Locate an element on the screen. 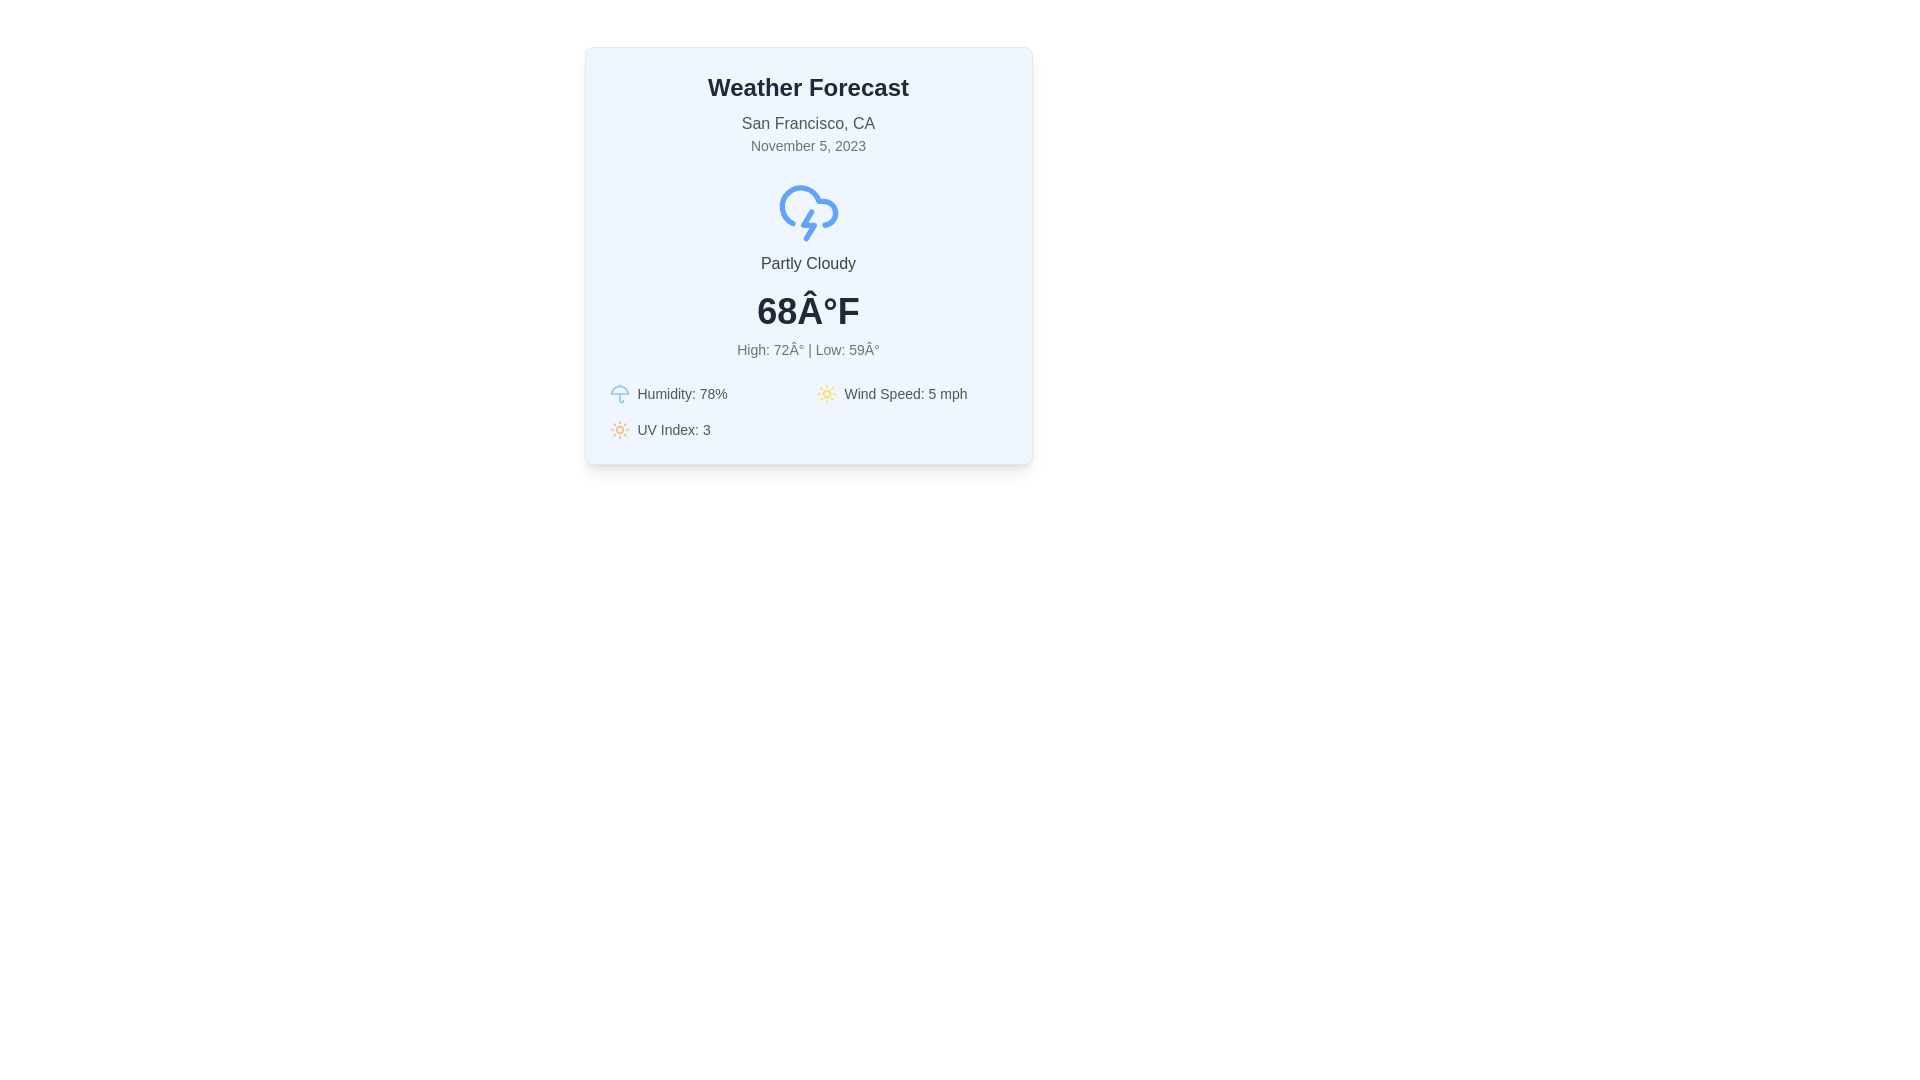 Image resolution: width=1920 pixels, height=1080 pixels. the date text label located under the title 'San Francisco, CA' in the weather forecast card interface is located at coordinates (808, 145).